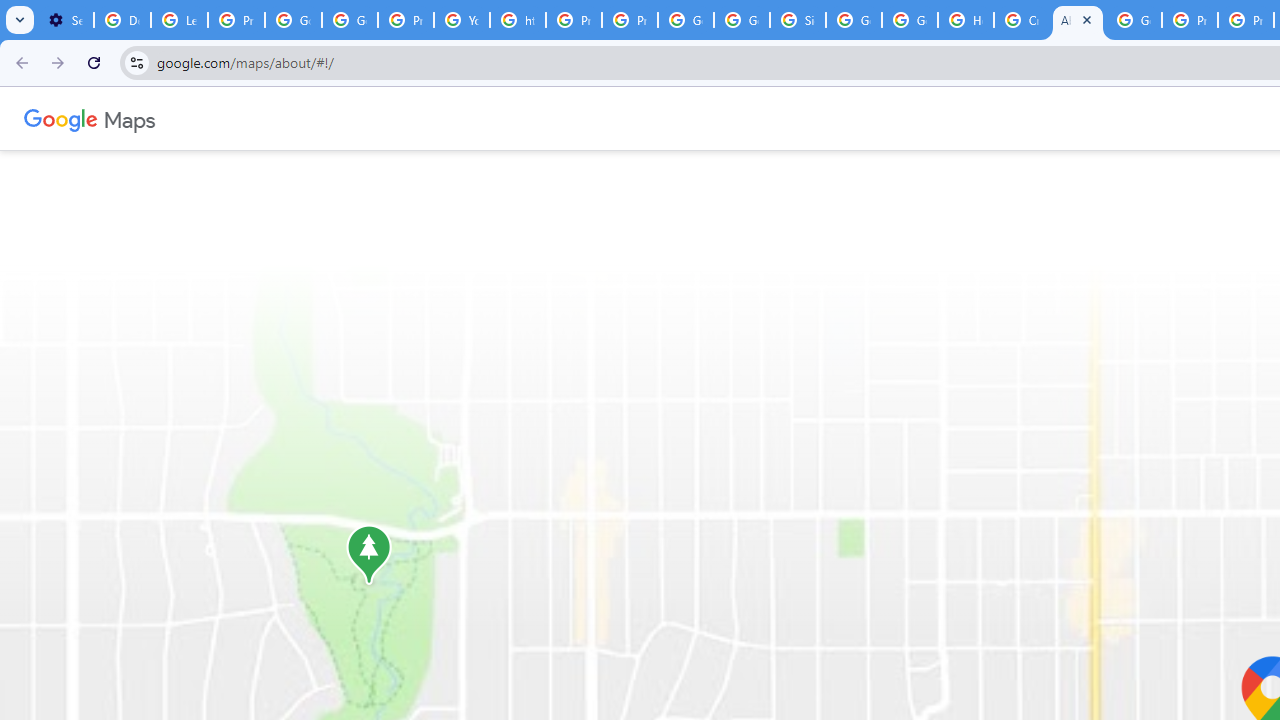 This screenshot has width=1280, height=720. Describe the element at coordinates (65, 20) in the screenshot. I see `'Settings - Performance'` at that location.